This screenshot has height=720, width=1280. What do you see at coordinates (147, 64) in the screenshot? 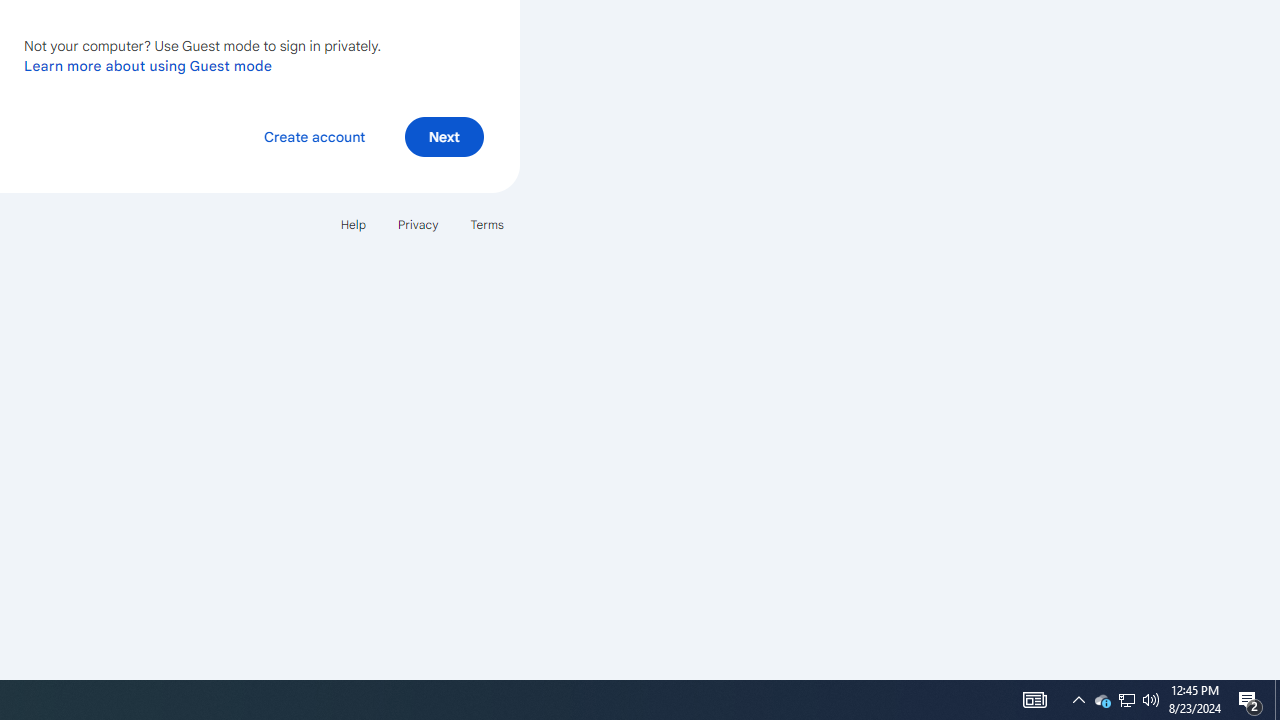
I see `'Learn more about using Guest mode'` at bounding box center [147, 64].